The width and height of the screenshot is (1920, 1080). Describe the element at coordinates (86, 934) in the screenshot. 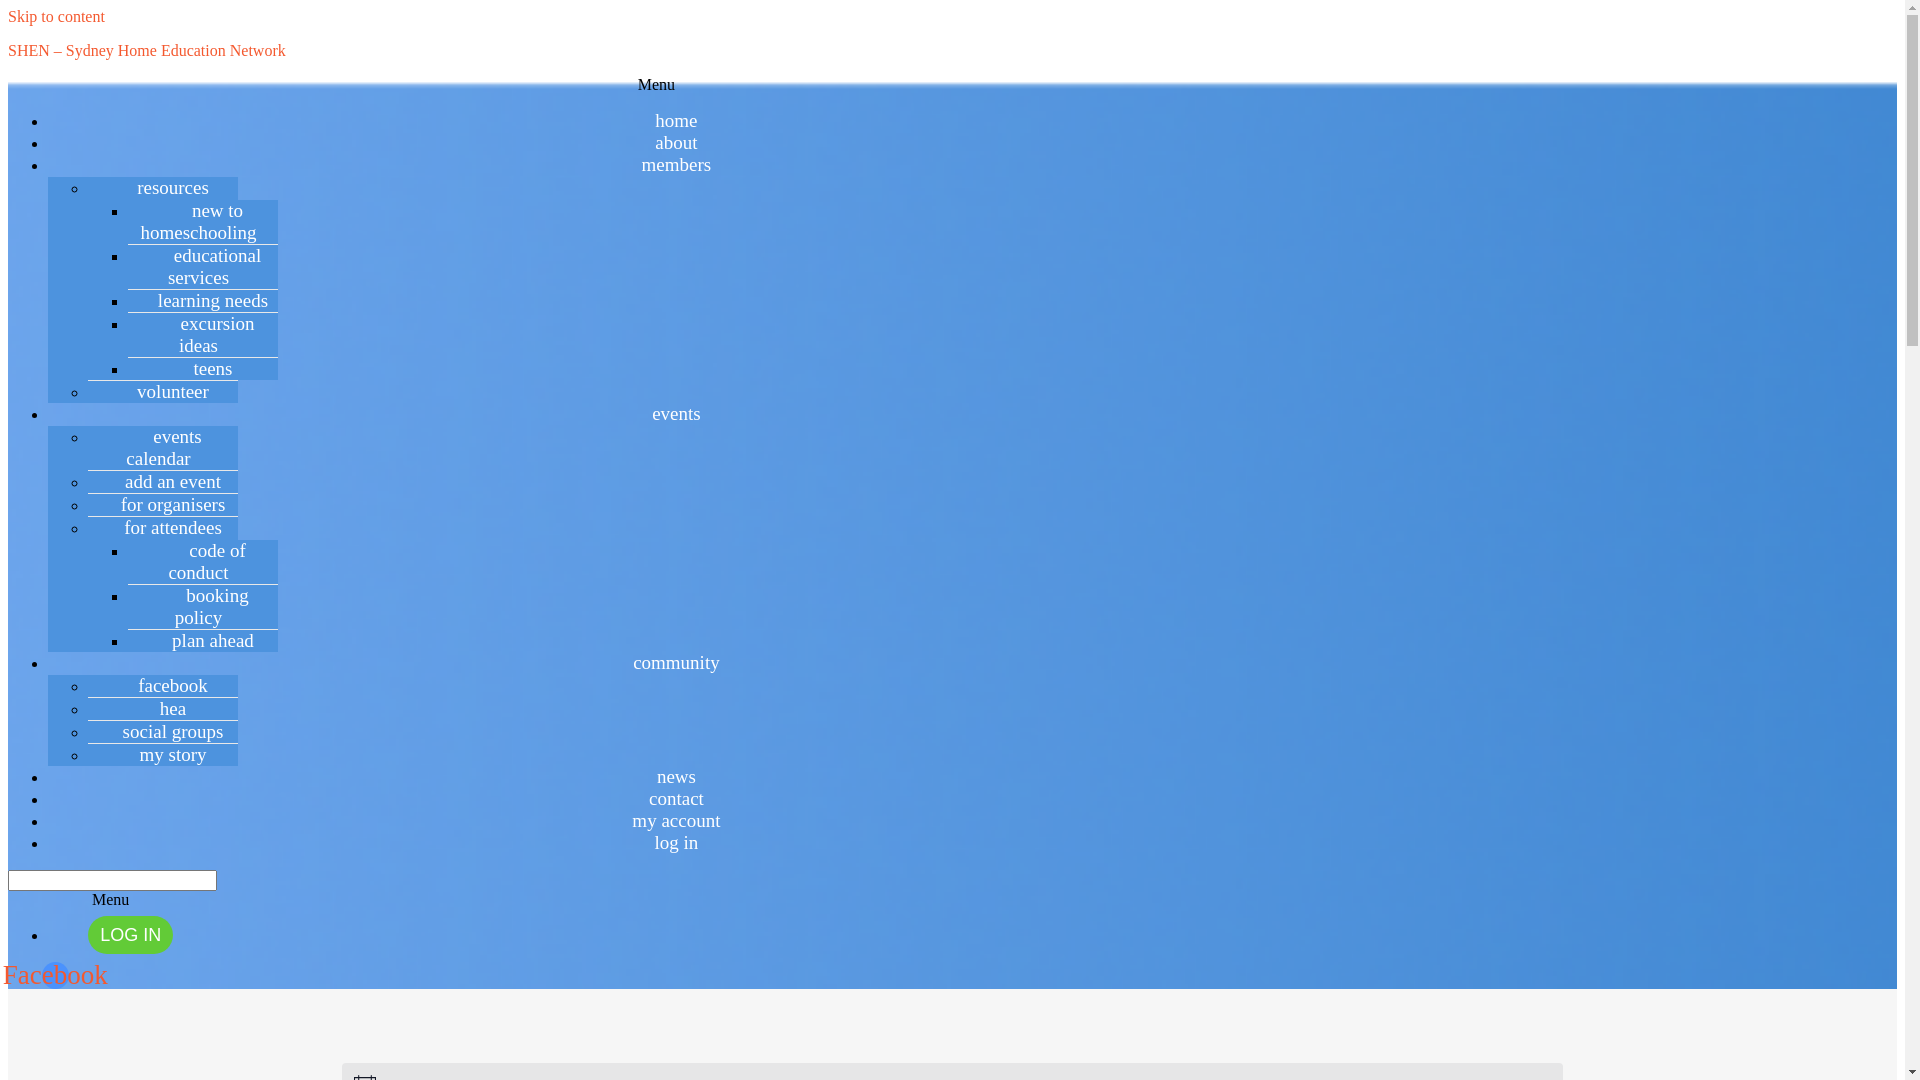

I see `'LOG IN'` at that location.